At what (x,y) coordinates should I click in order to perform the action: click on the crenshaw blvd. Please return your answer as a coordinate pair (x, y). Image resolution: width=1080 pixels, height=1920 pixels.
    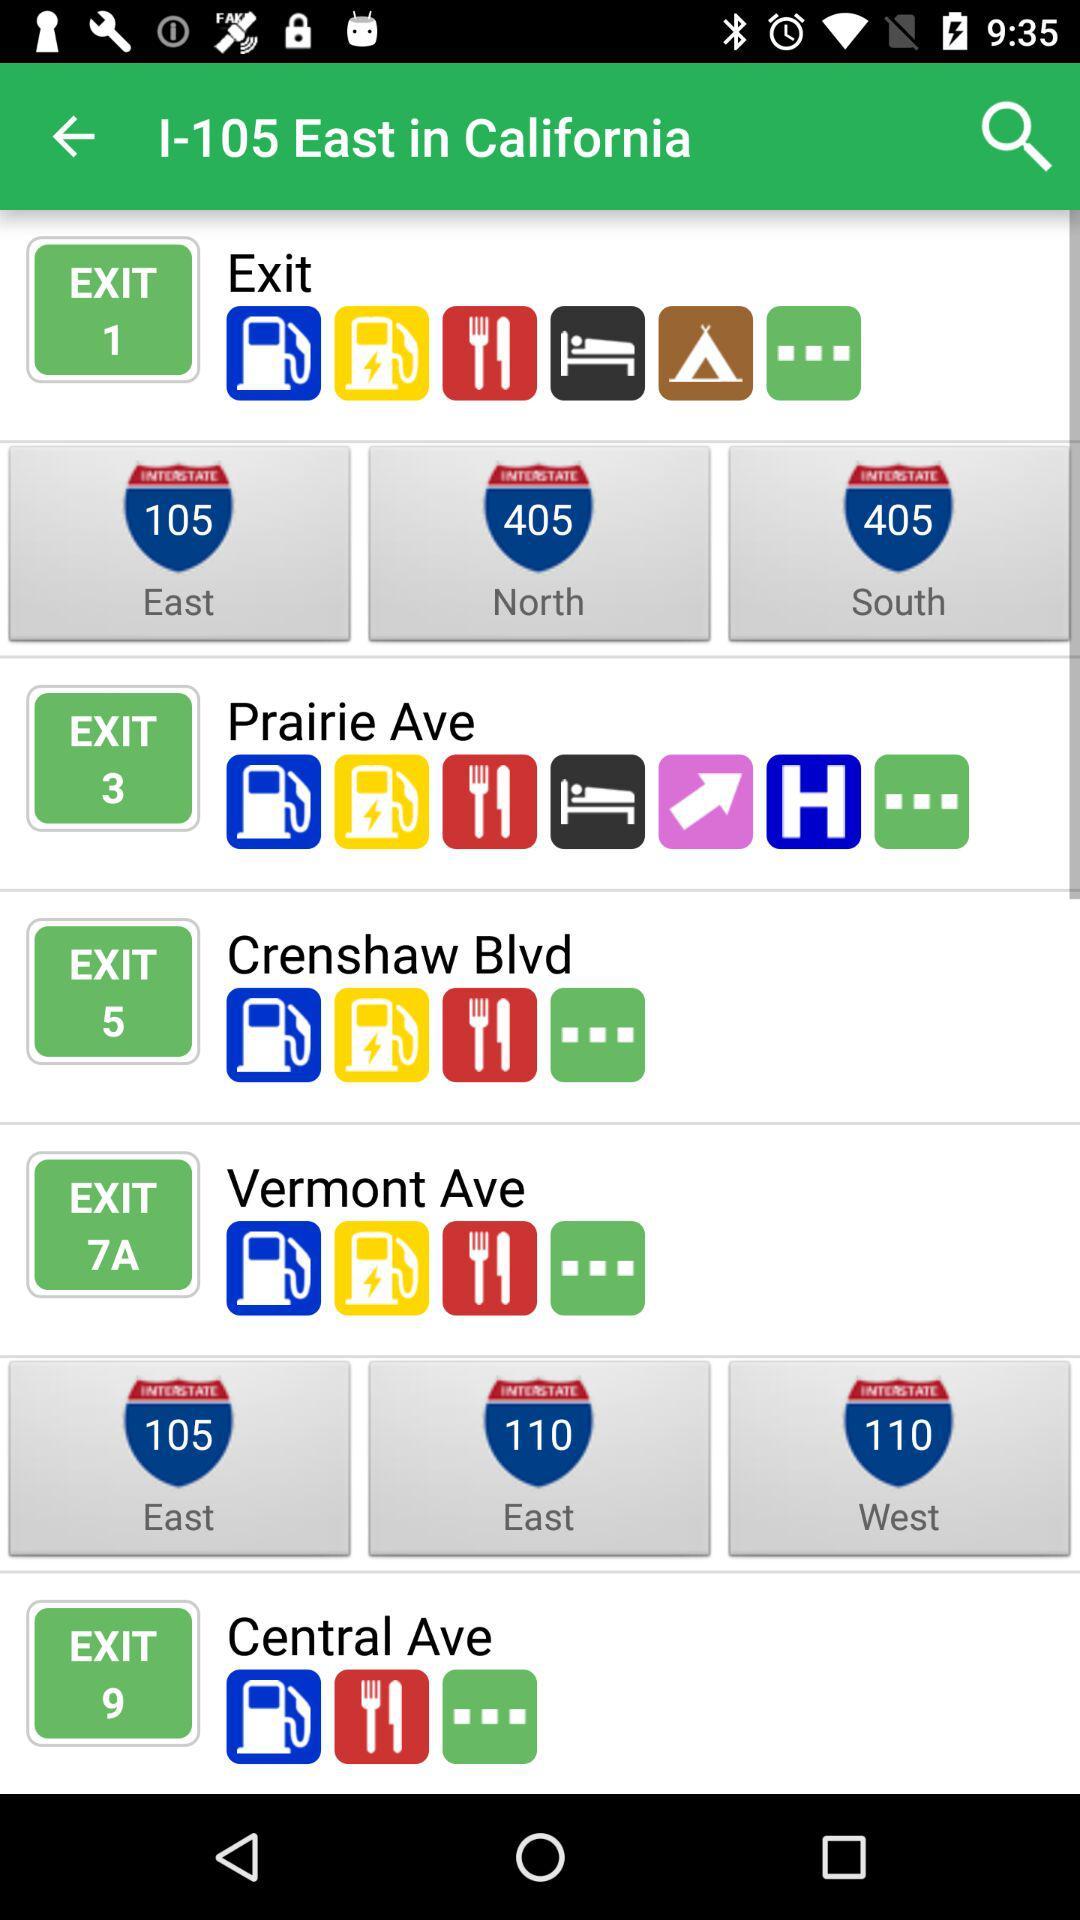
    Looking at the image, I should click on (640, 951).